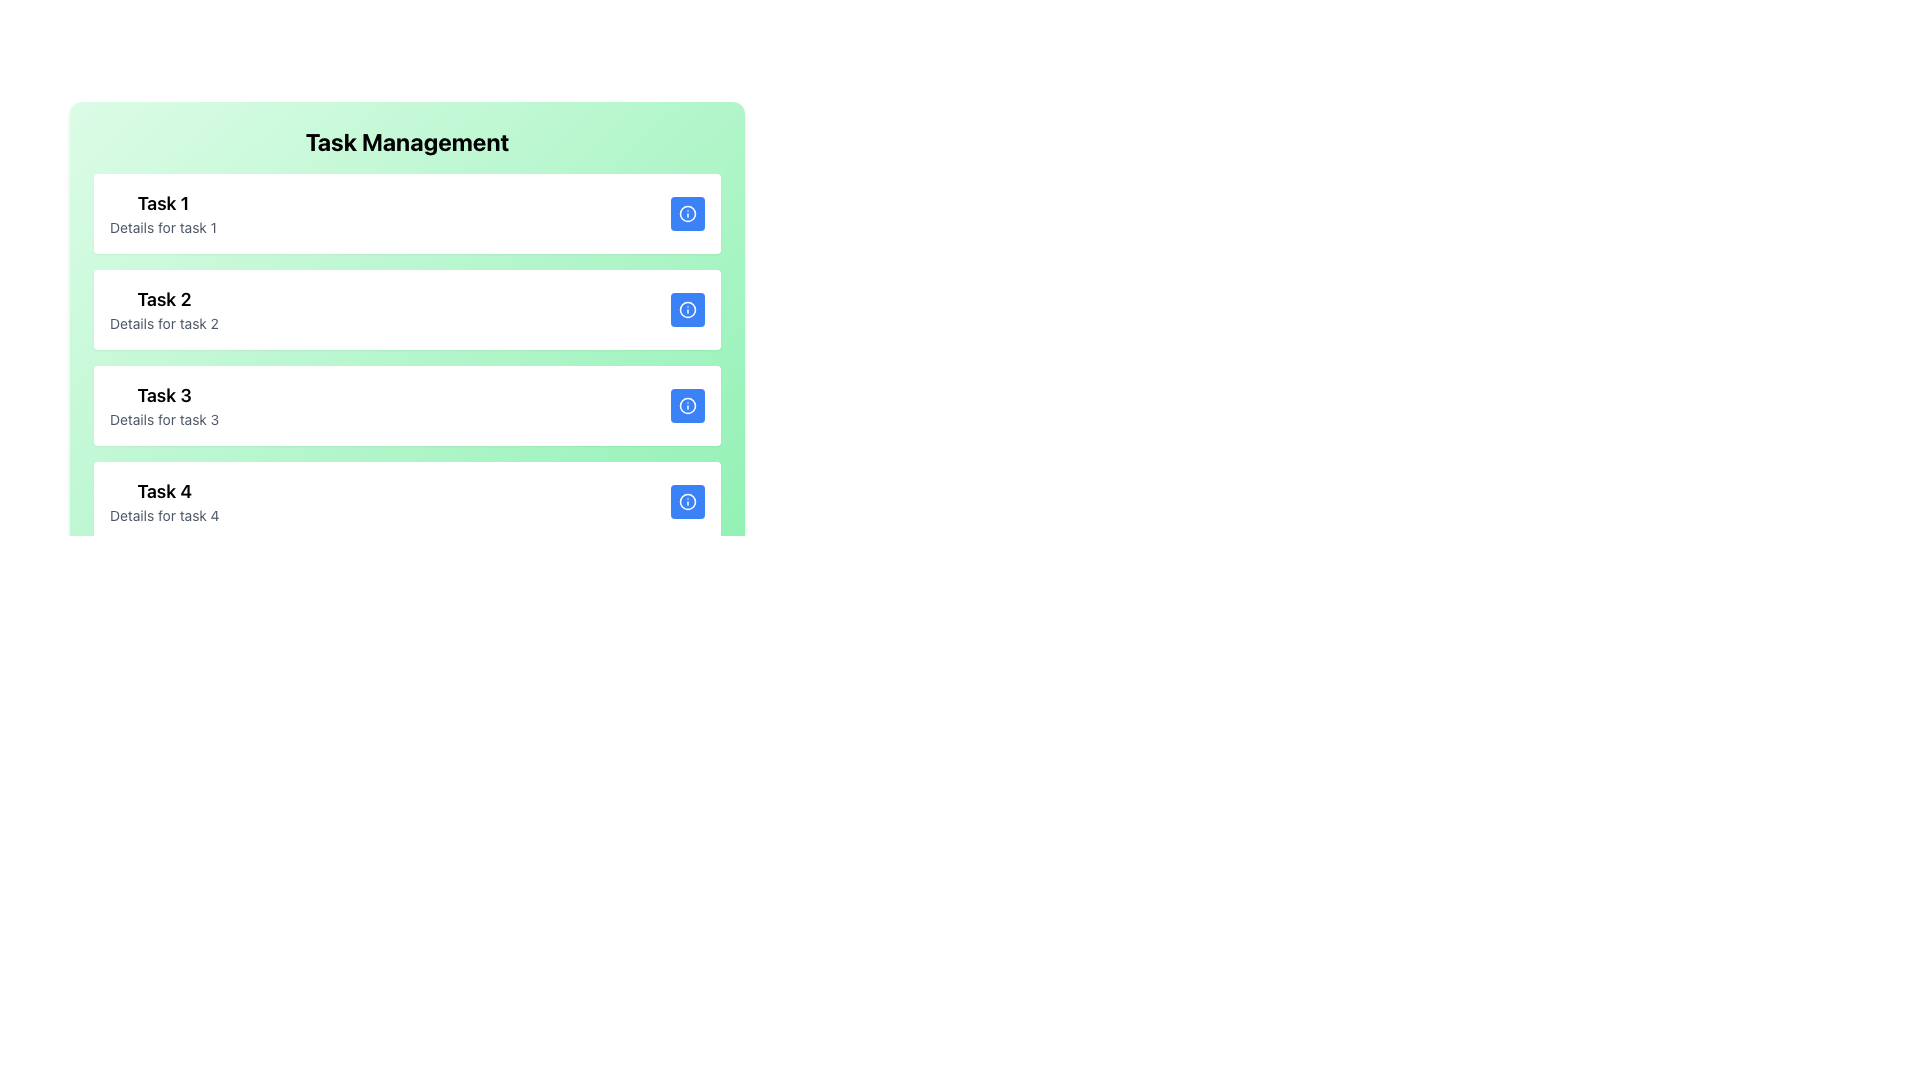 The width and height of the screenshot is (1920, 1080). Describe the element at coordinates (164, 309) in the screenshot. I see `the text block titled 'Task 2' which includes a bolded title and a smaller gray description` at that location.